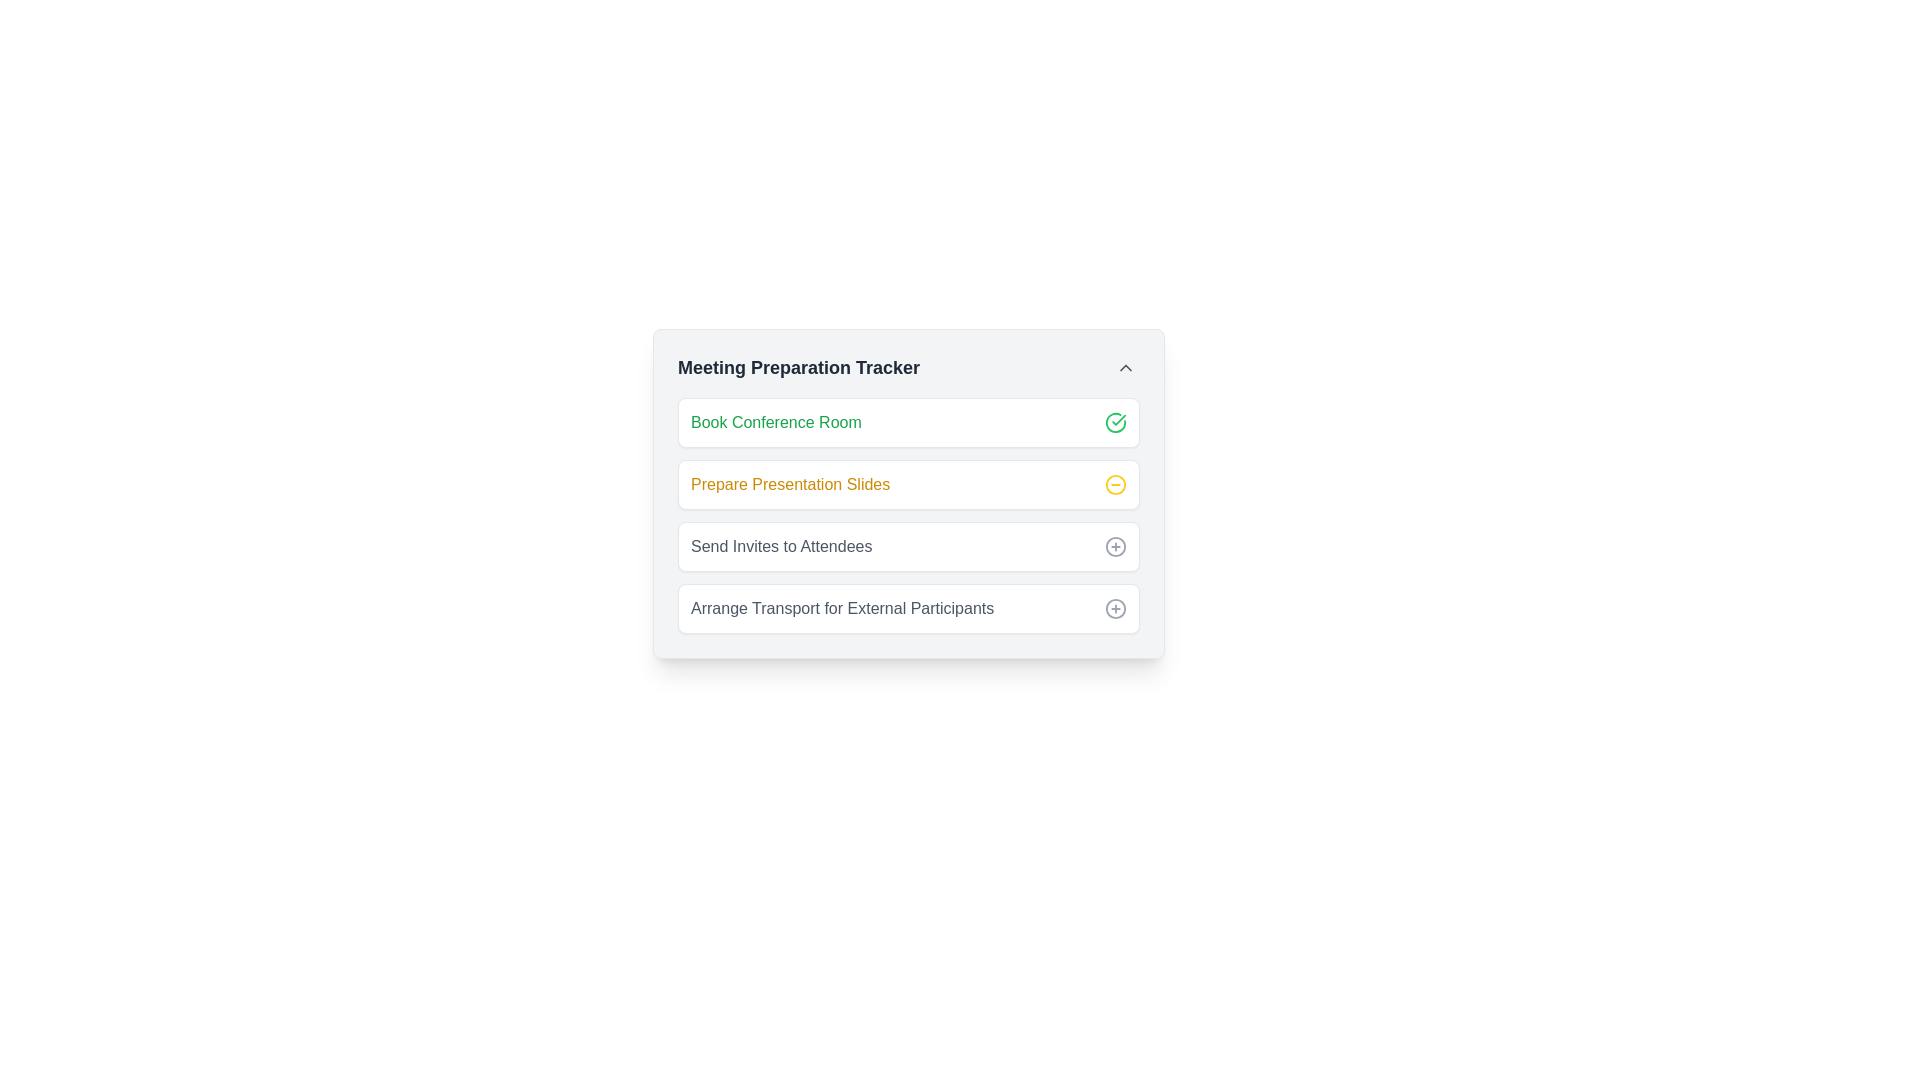 The image size is (1920, 1080). What do you see at coordinates (1126, 367) in the screenshot?
I see `the upward-facing chevron icon located at the top-right corner of the 'Meeting Preparation Tracker' panel` at bounding box center [1126, 367].